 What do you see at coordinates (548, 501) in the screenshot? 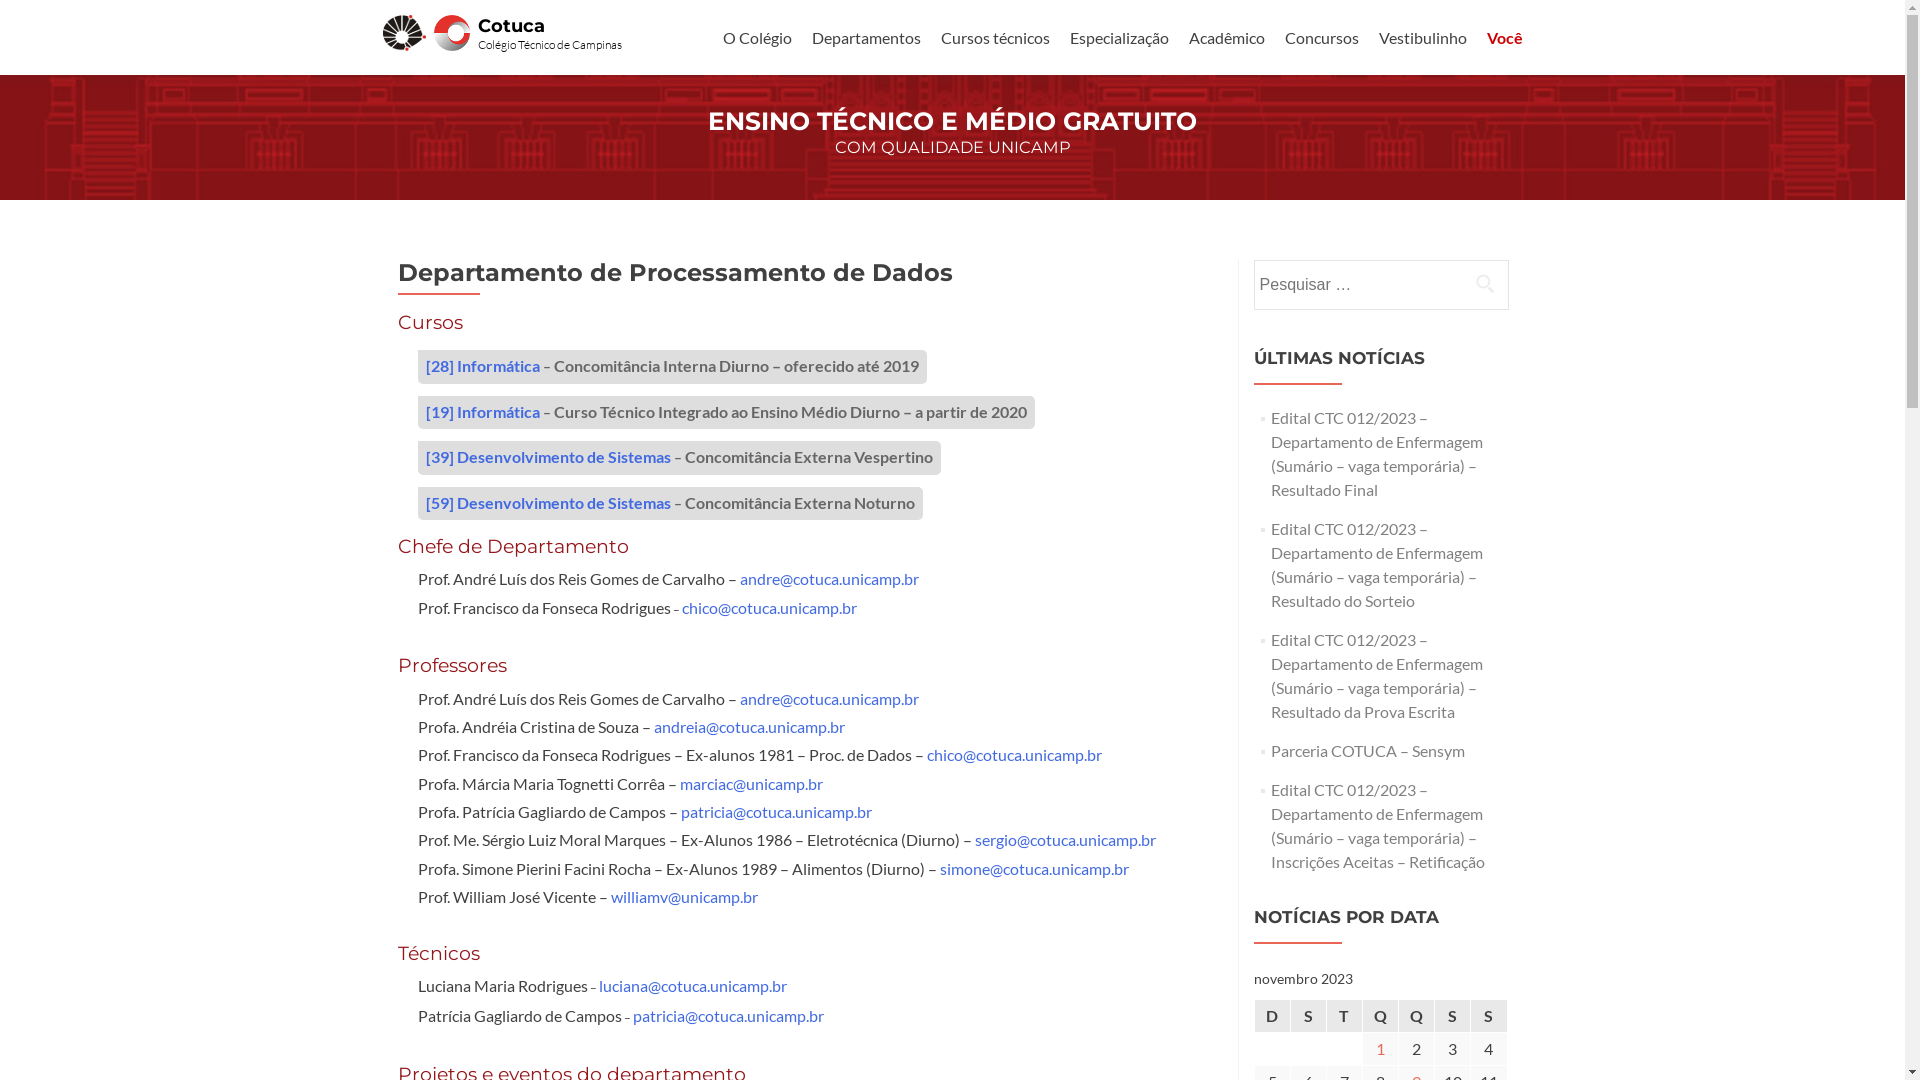
I see `'[59] Desenvolvimento de Sistemas'` at bounding box center [548, 501].